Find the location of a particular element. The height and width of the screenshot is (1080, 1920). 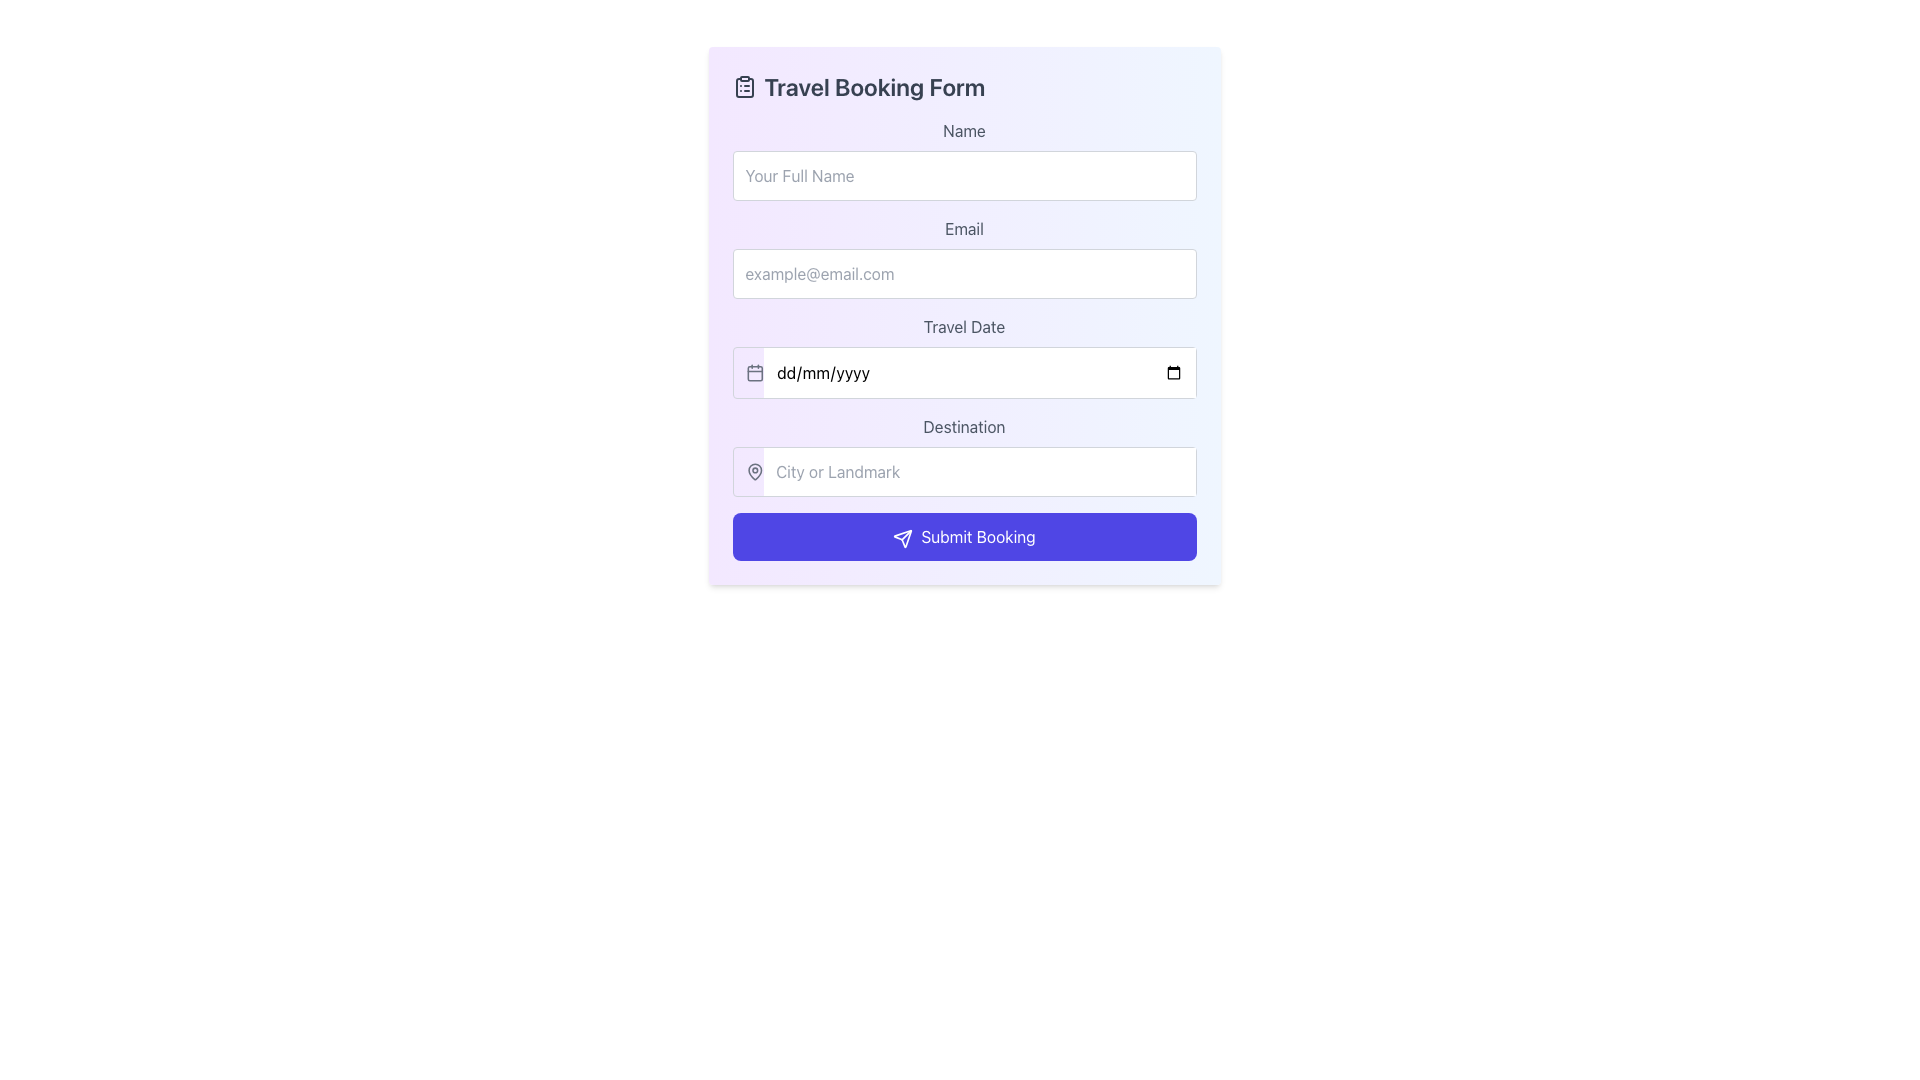

the submit button for the booking form, which is centrally aligned beneath the 'Destination' input field, to observe the hover effects is located at coordinates (964, 535).